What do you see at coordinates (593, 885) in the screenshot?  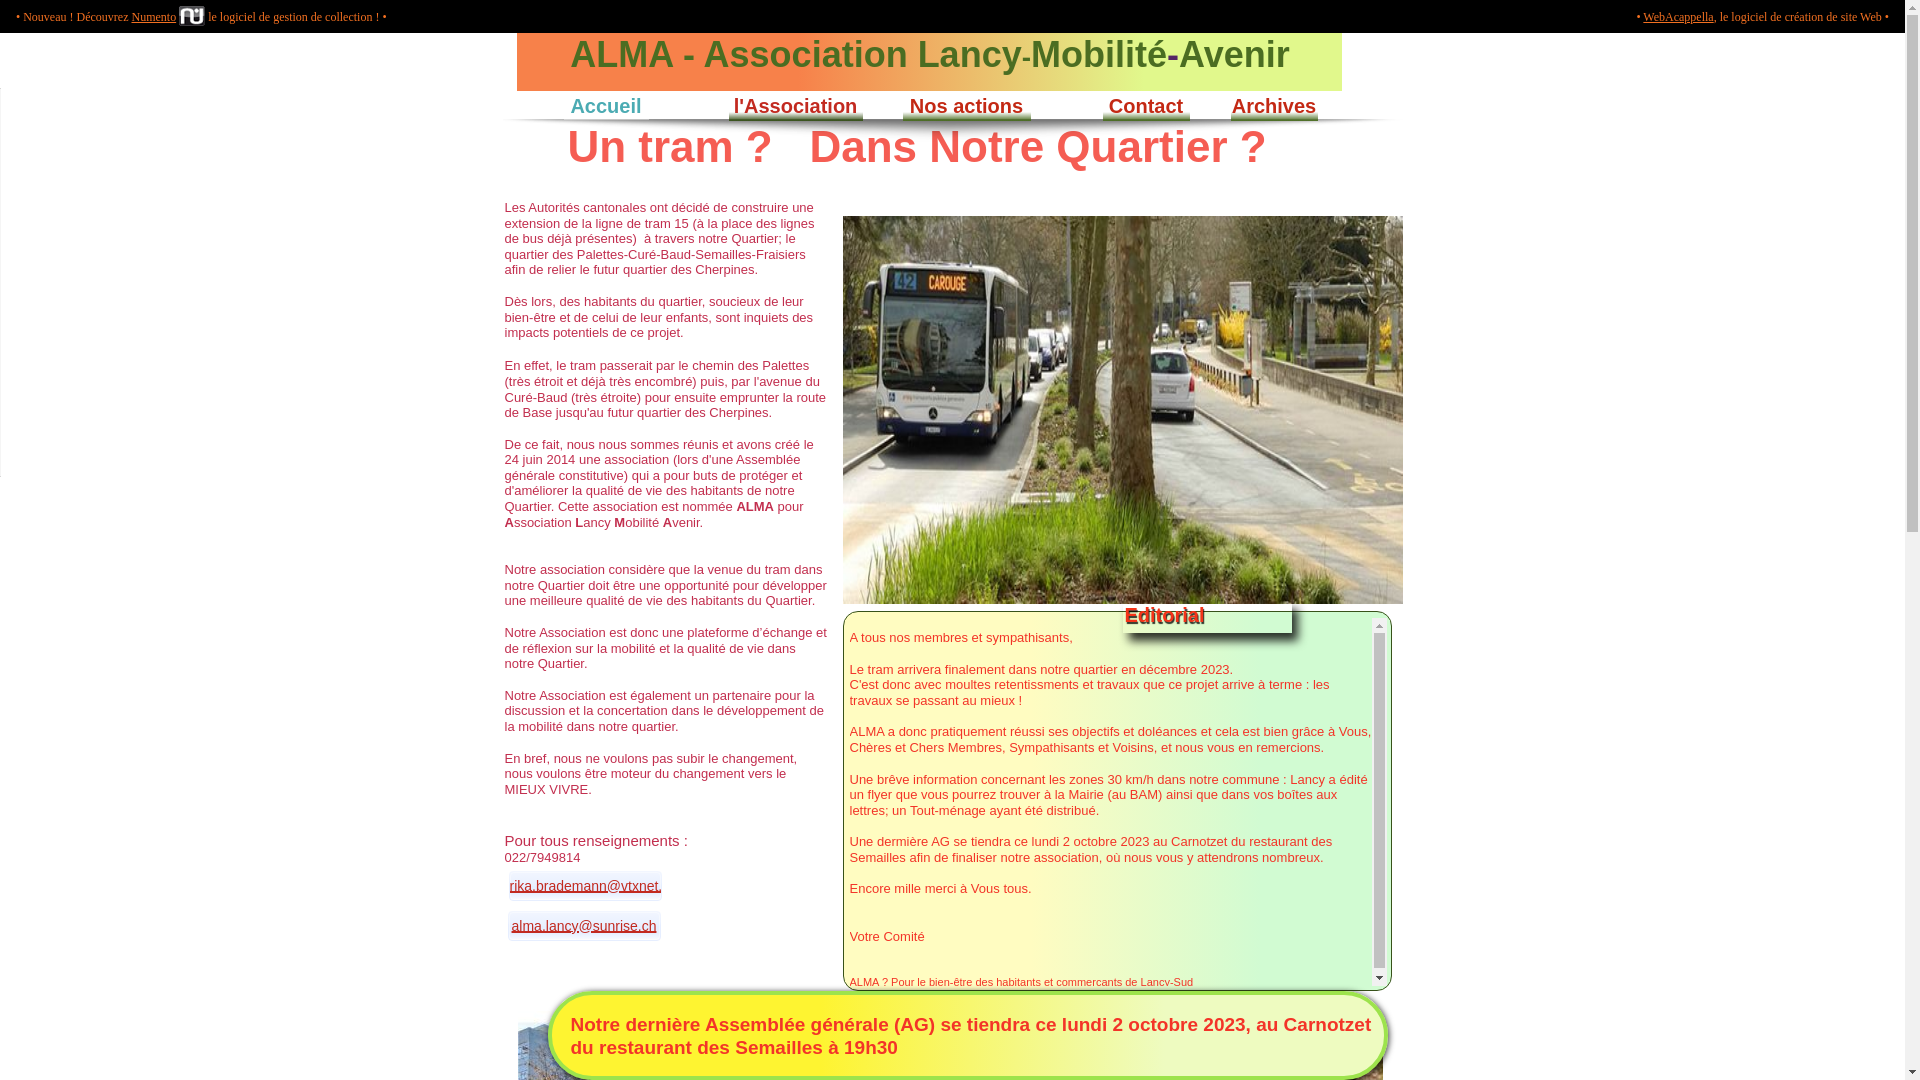 I see `'rika.brademann@vtxnet.ch'` at bounding box center [593, 885].